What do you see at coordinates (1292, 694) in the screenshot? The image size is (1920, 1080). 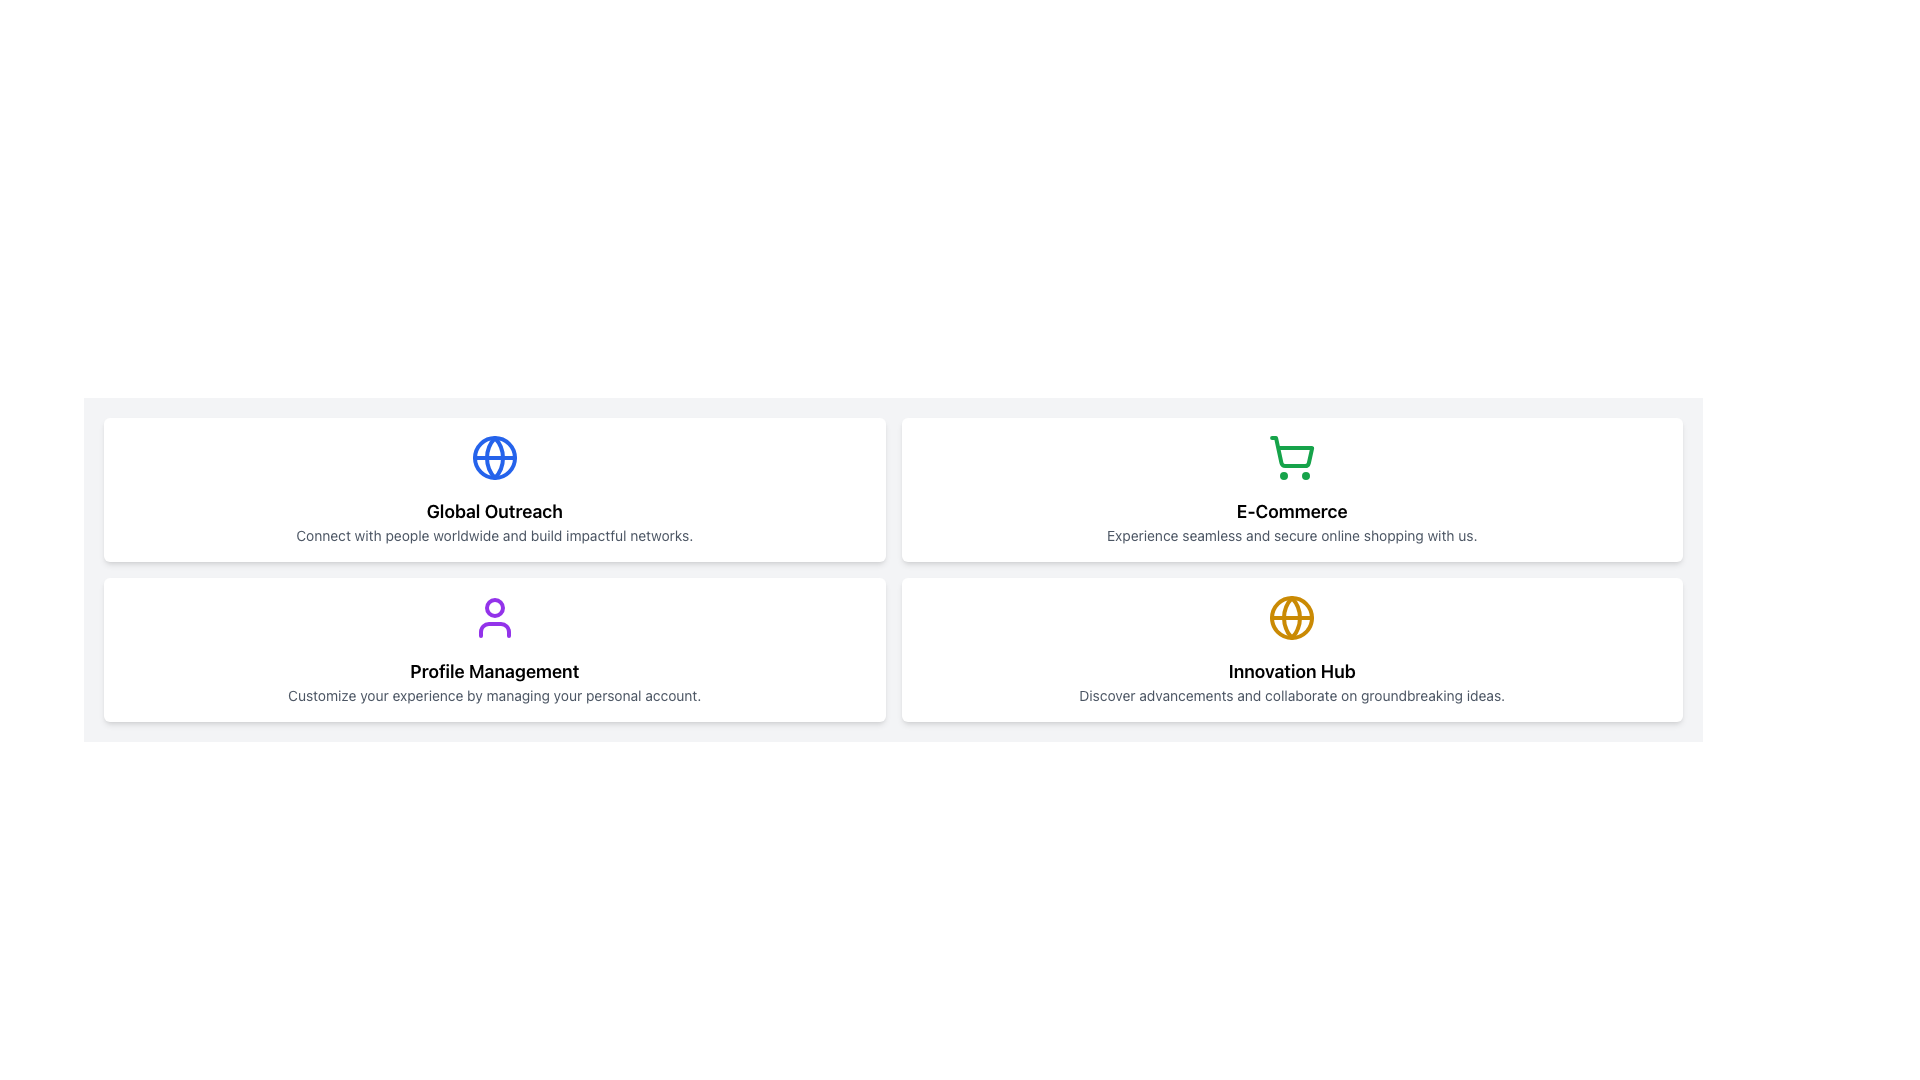 I see `the text label that reads 'Discover advancements and collaborate on groundbreaking ideas.' located at the bottom of the 'Innovation Hub' card` at bounding box center [1292, 694].